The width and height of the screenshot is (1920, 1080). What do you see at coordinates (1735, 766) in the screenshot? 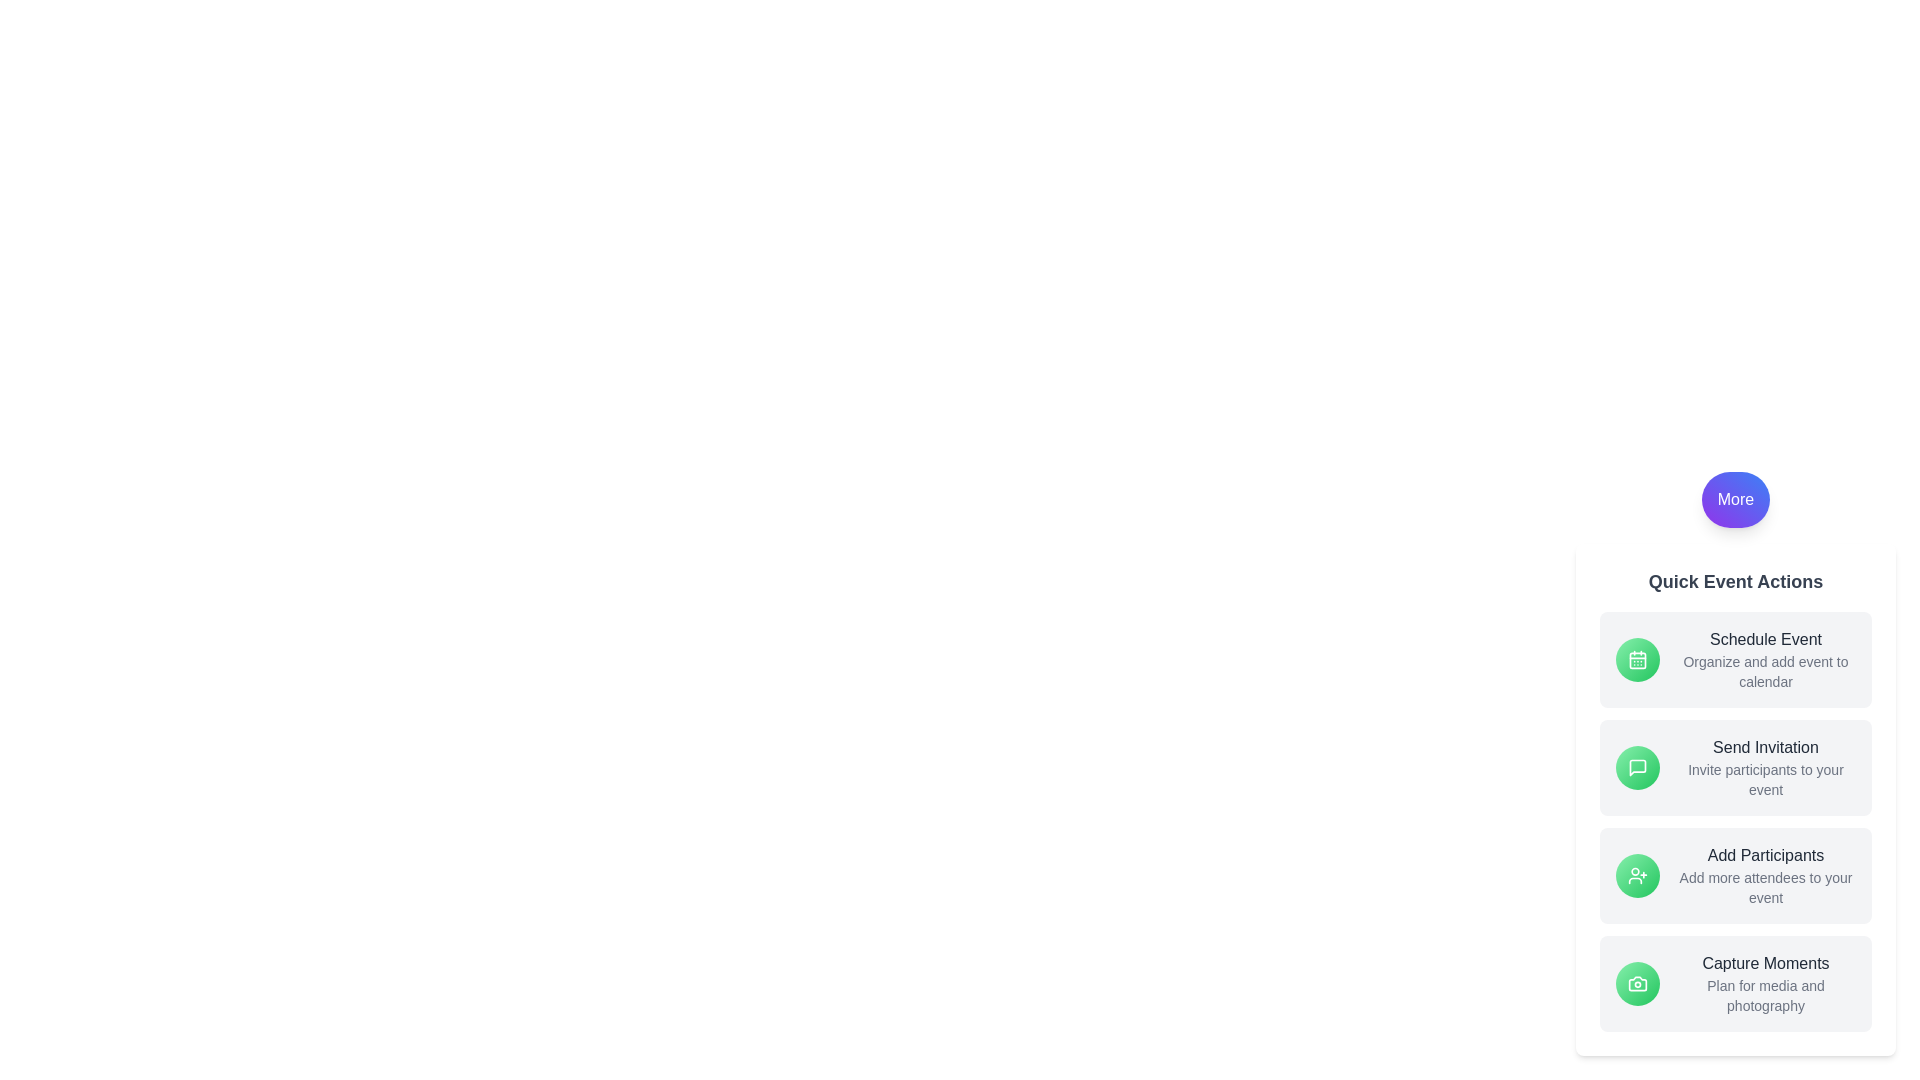
I see `the 'Send Invitation' action` at bounding box center [1735, 766].